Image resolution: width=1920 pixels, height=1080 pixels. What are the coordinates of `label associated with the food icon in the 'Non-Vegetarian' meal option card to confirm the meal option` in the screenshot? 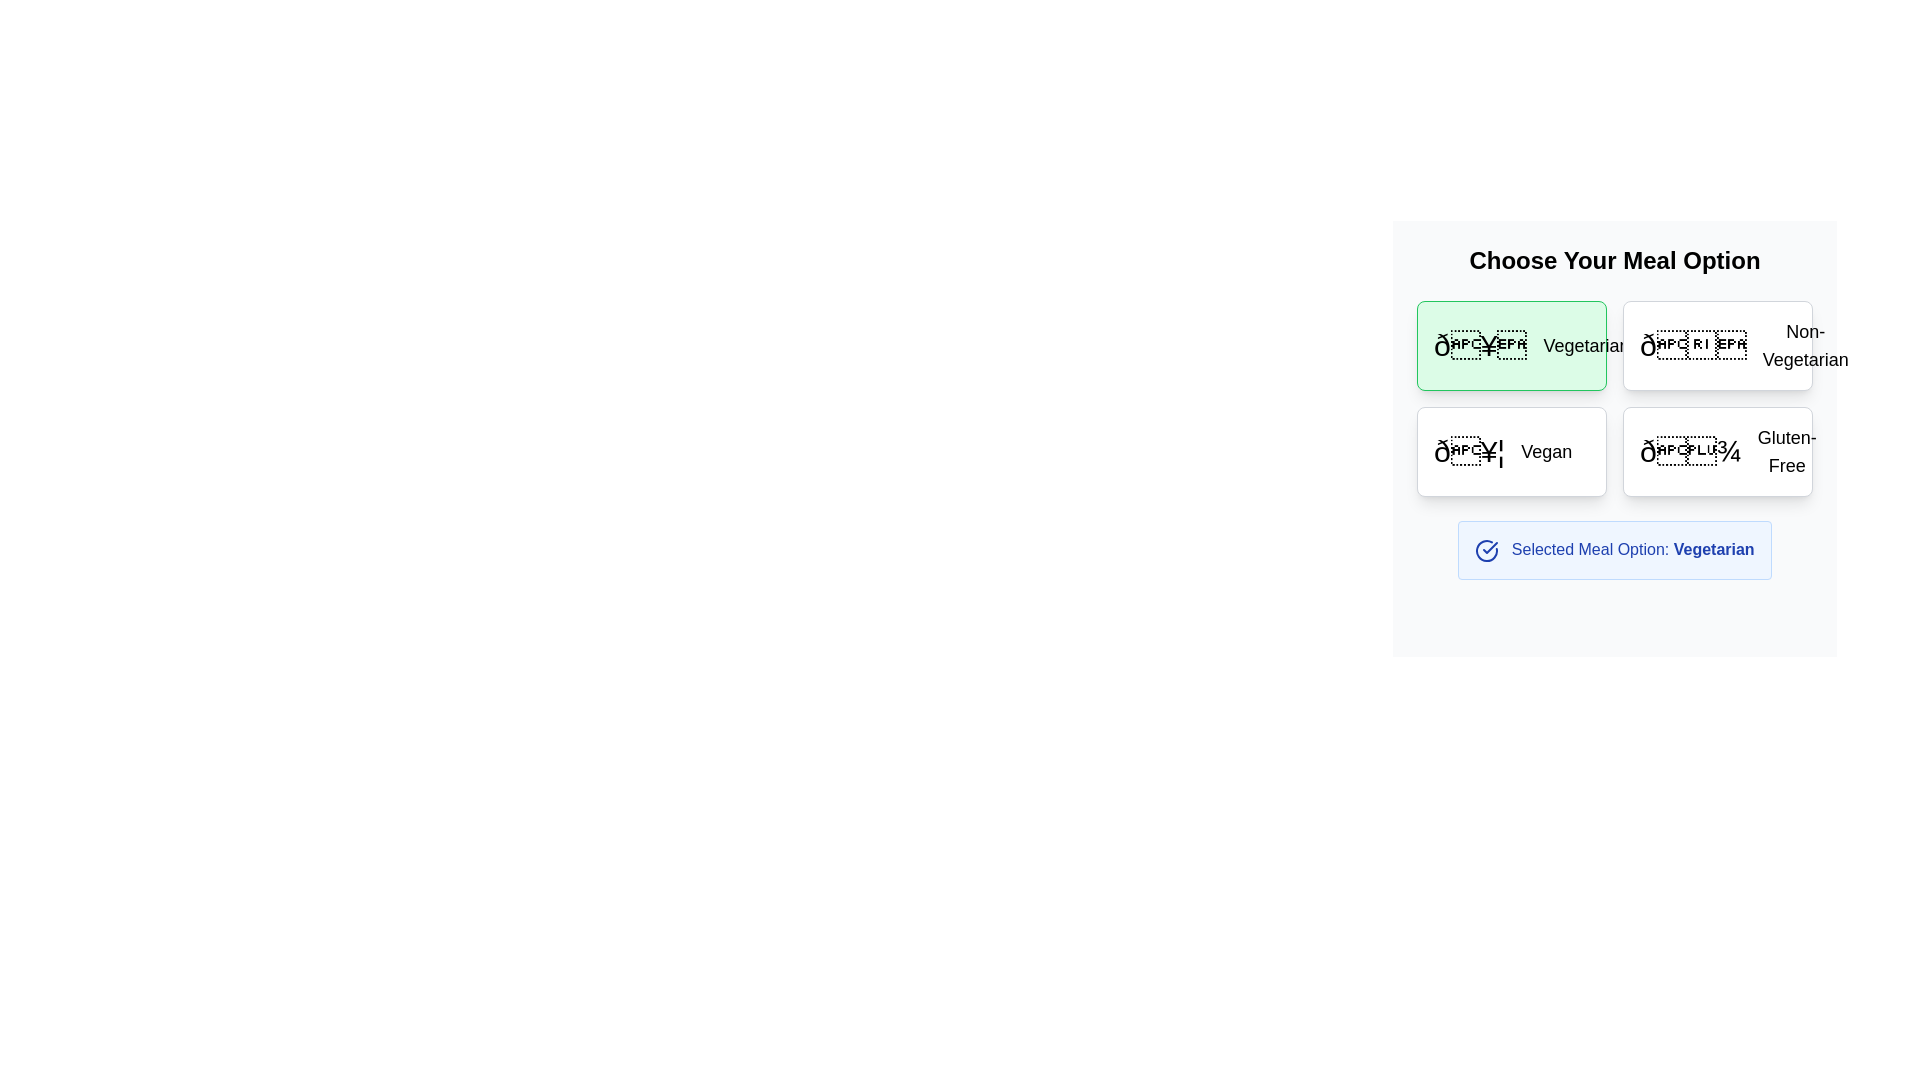 It's located at (1692, 345).